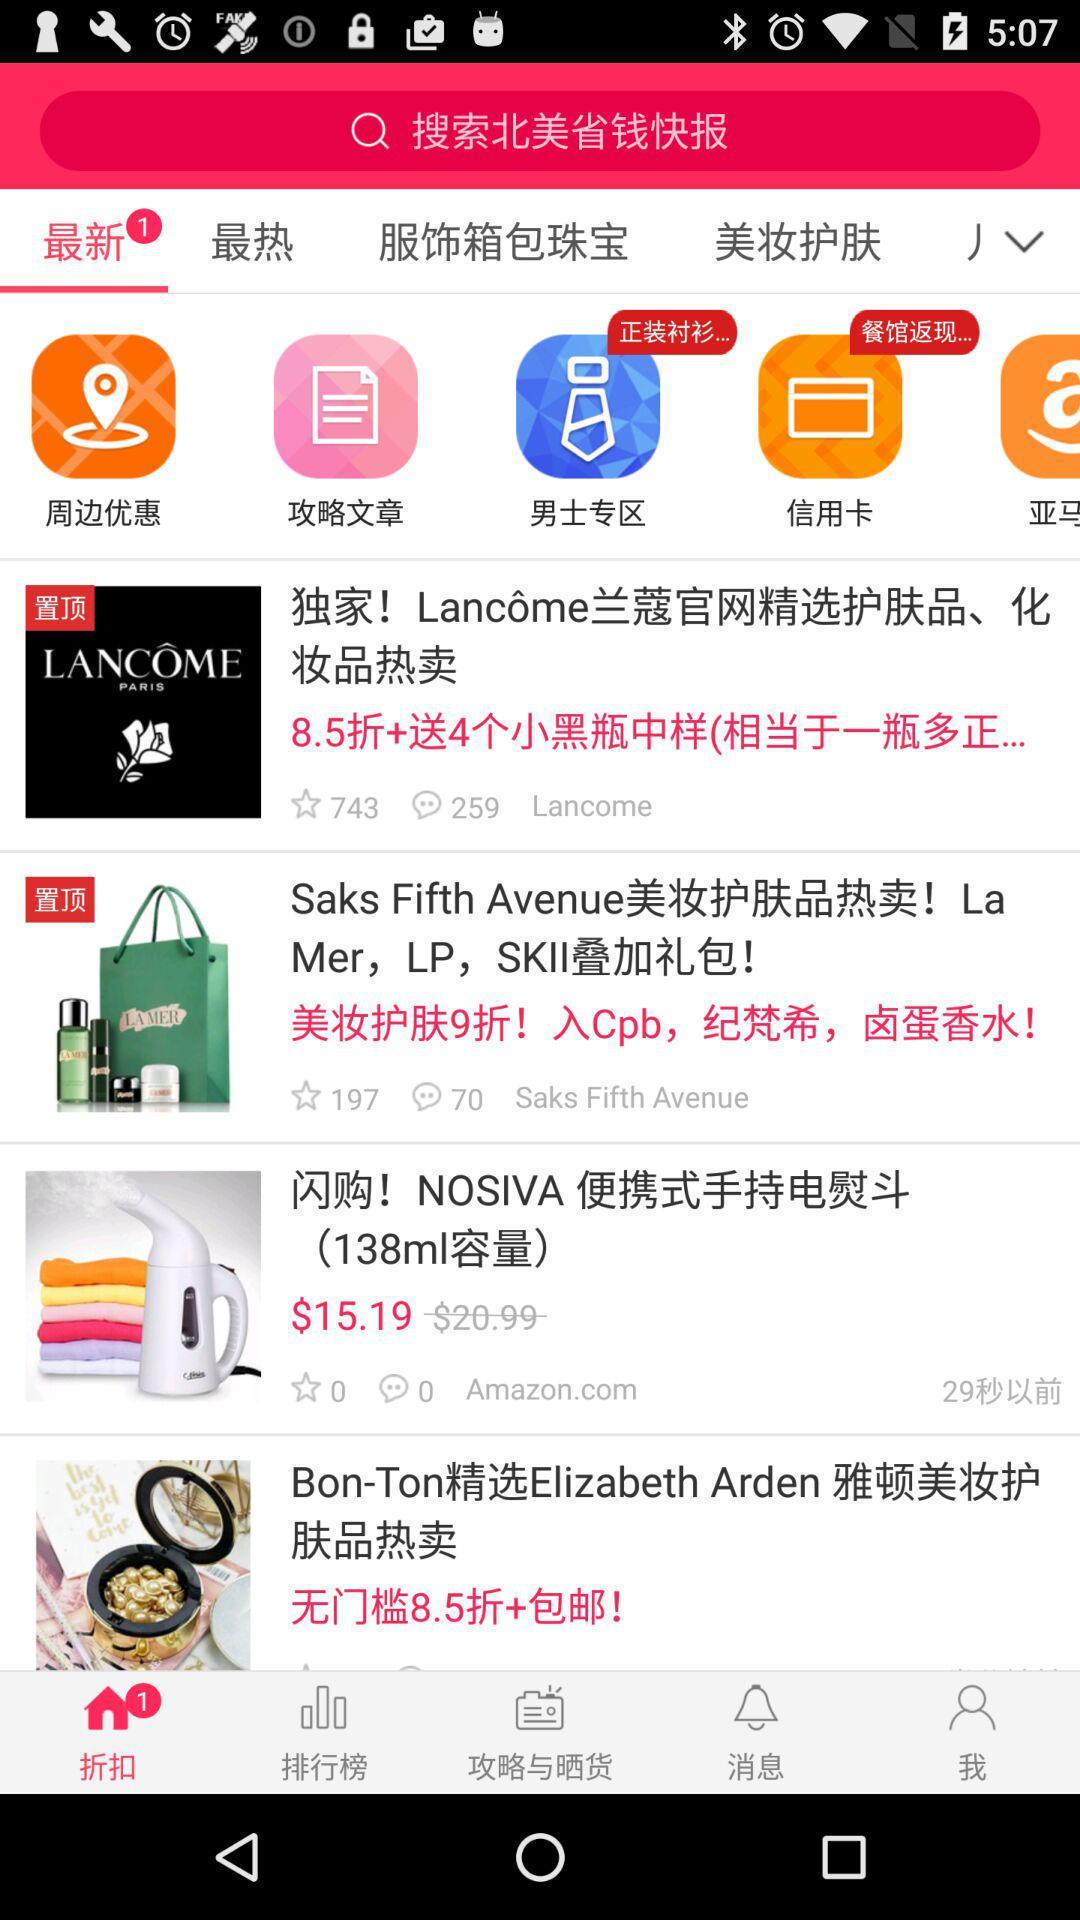  Describe the element at coordinates (1034, 257) in the screenshot. I see `the expand_more icon` at that location.